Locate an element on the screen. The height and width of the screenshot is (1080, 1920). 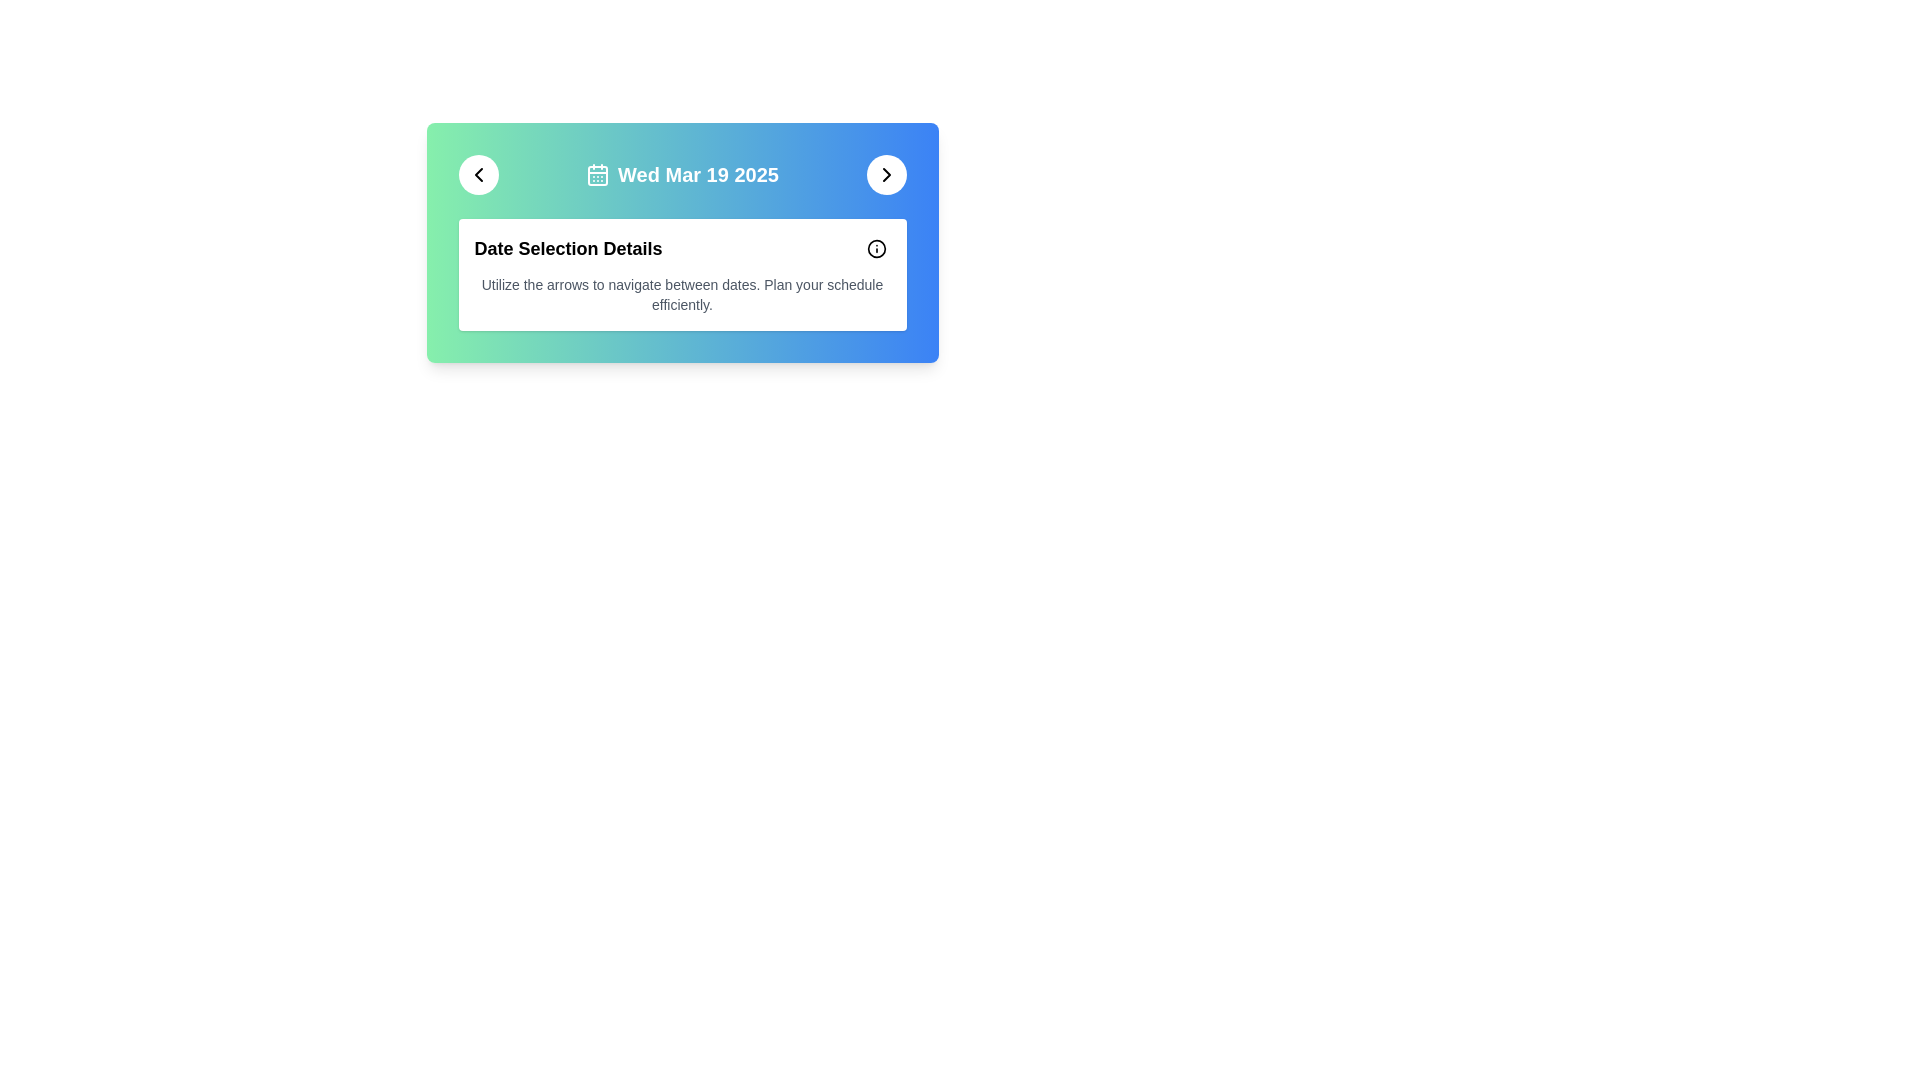
the navigation button with a rightward-pointing chevron icon, located at the far right of the layout, to change its visual state is located at coordinates (885, 173).